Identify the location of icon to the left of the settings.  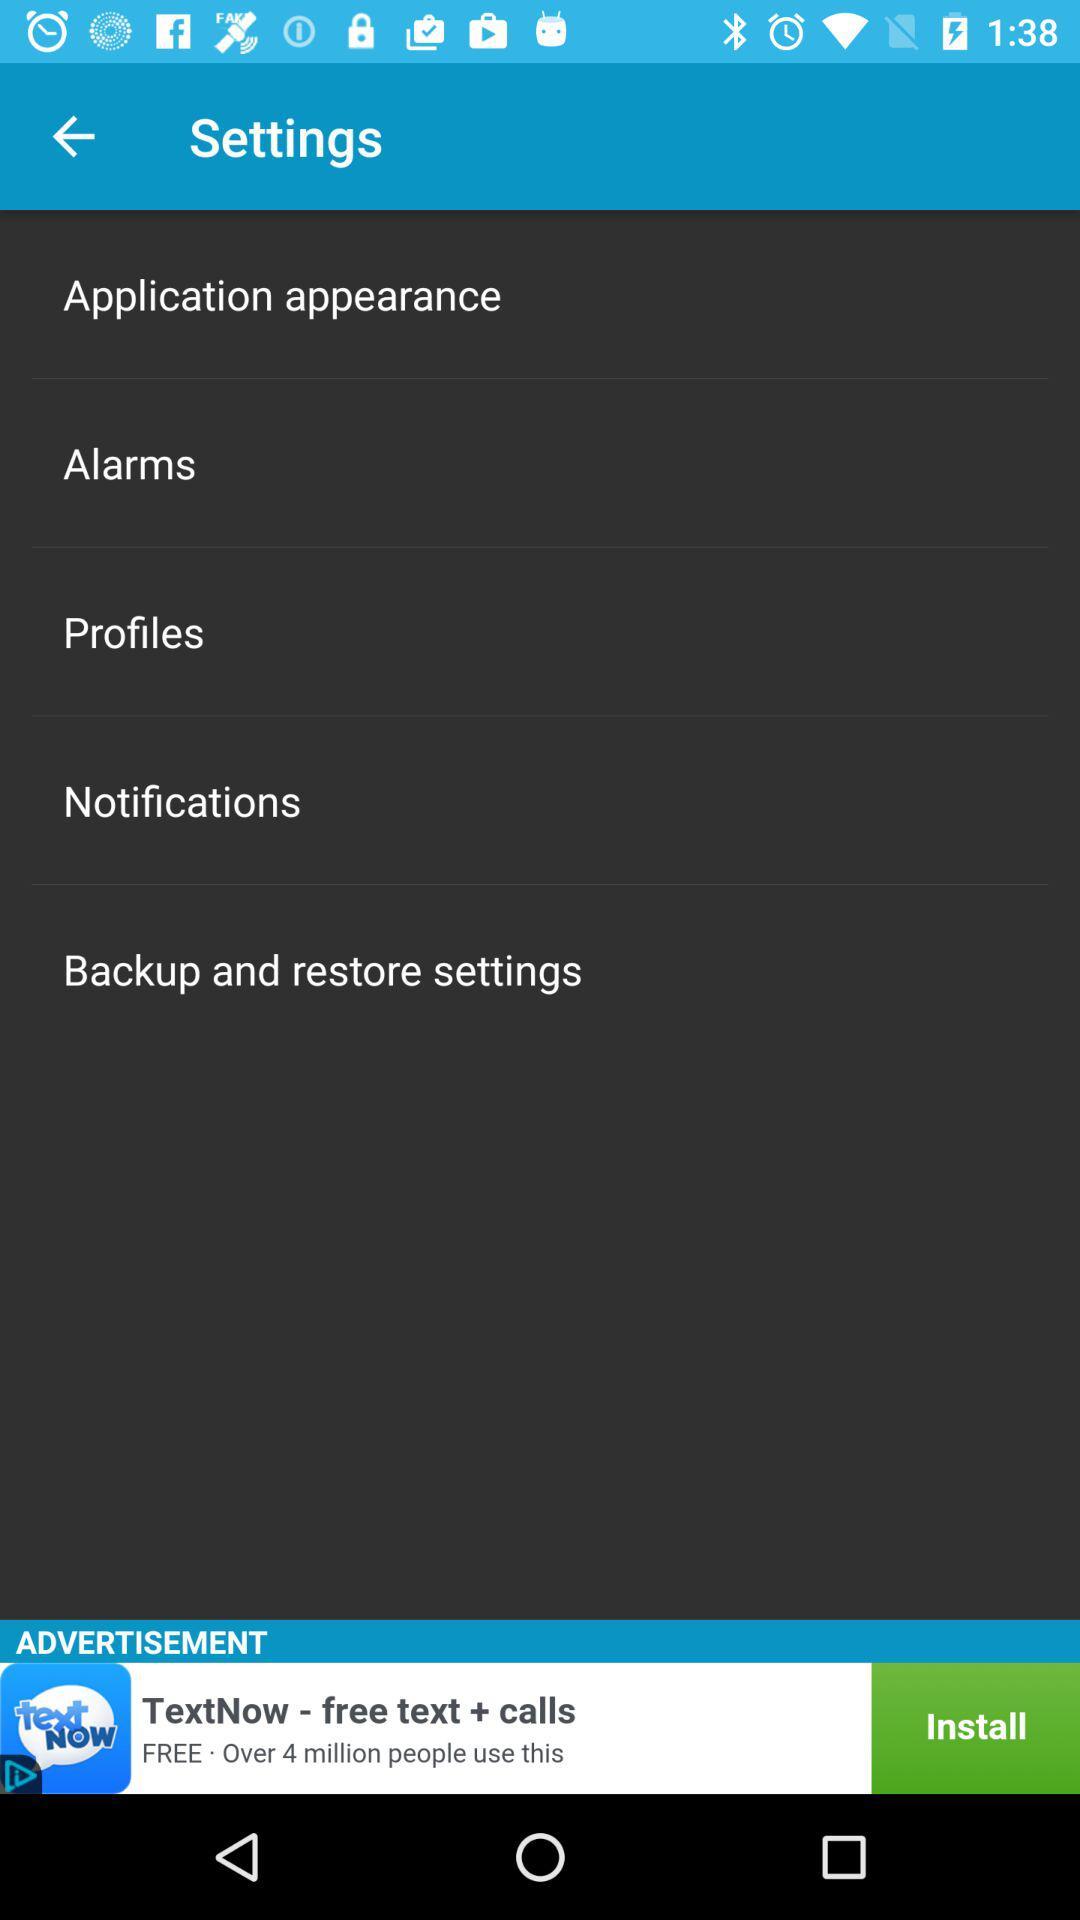
(72, 135).